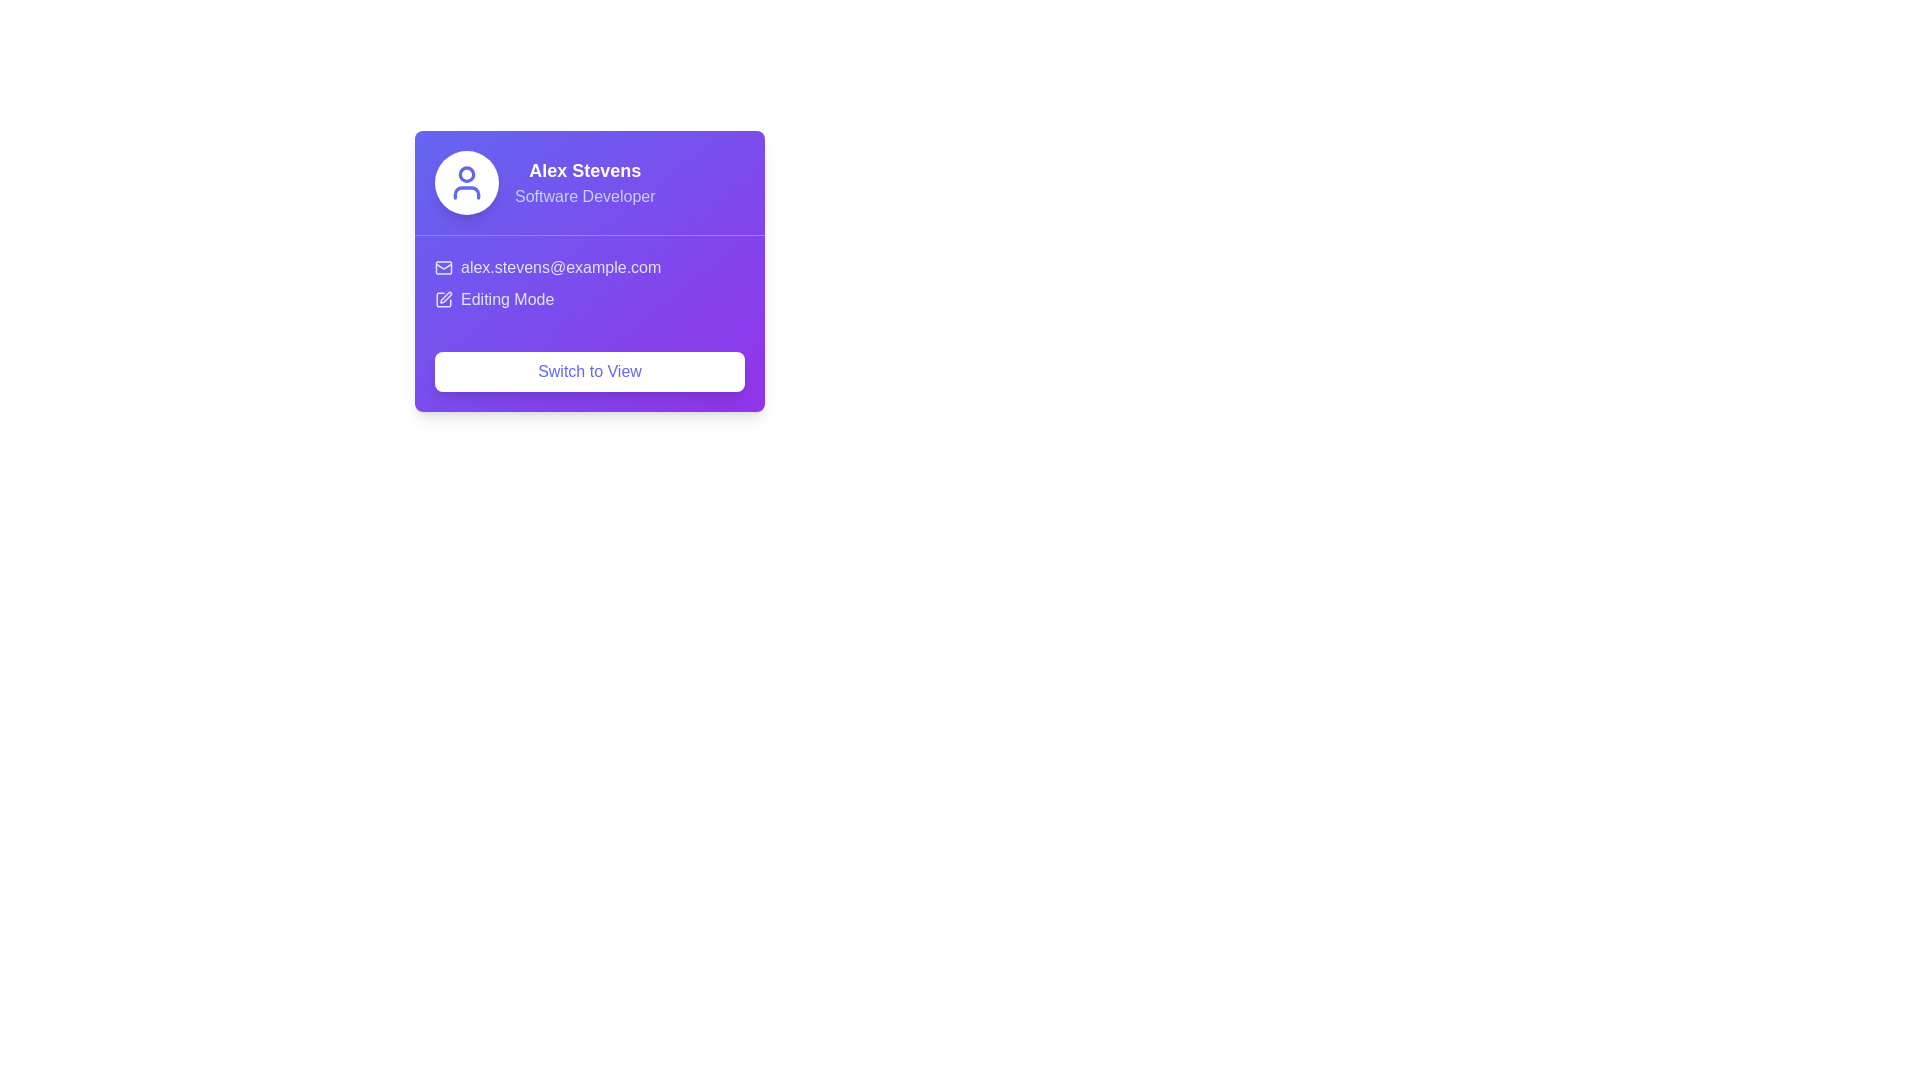  What do you see at coordinates (589, 266) in the screenshot?
I see `the email address label located in the purple card UI component, positioned below the 'Alex Stevens' name and above the 'Editing Mode' text` at bounding box center [589, 266].